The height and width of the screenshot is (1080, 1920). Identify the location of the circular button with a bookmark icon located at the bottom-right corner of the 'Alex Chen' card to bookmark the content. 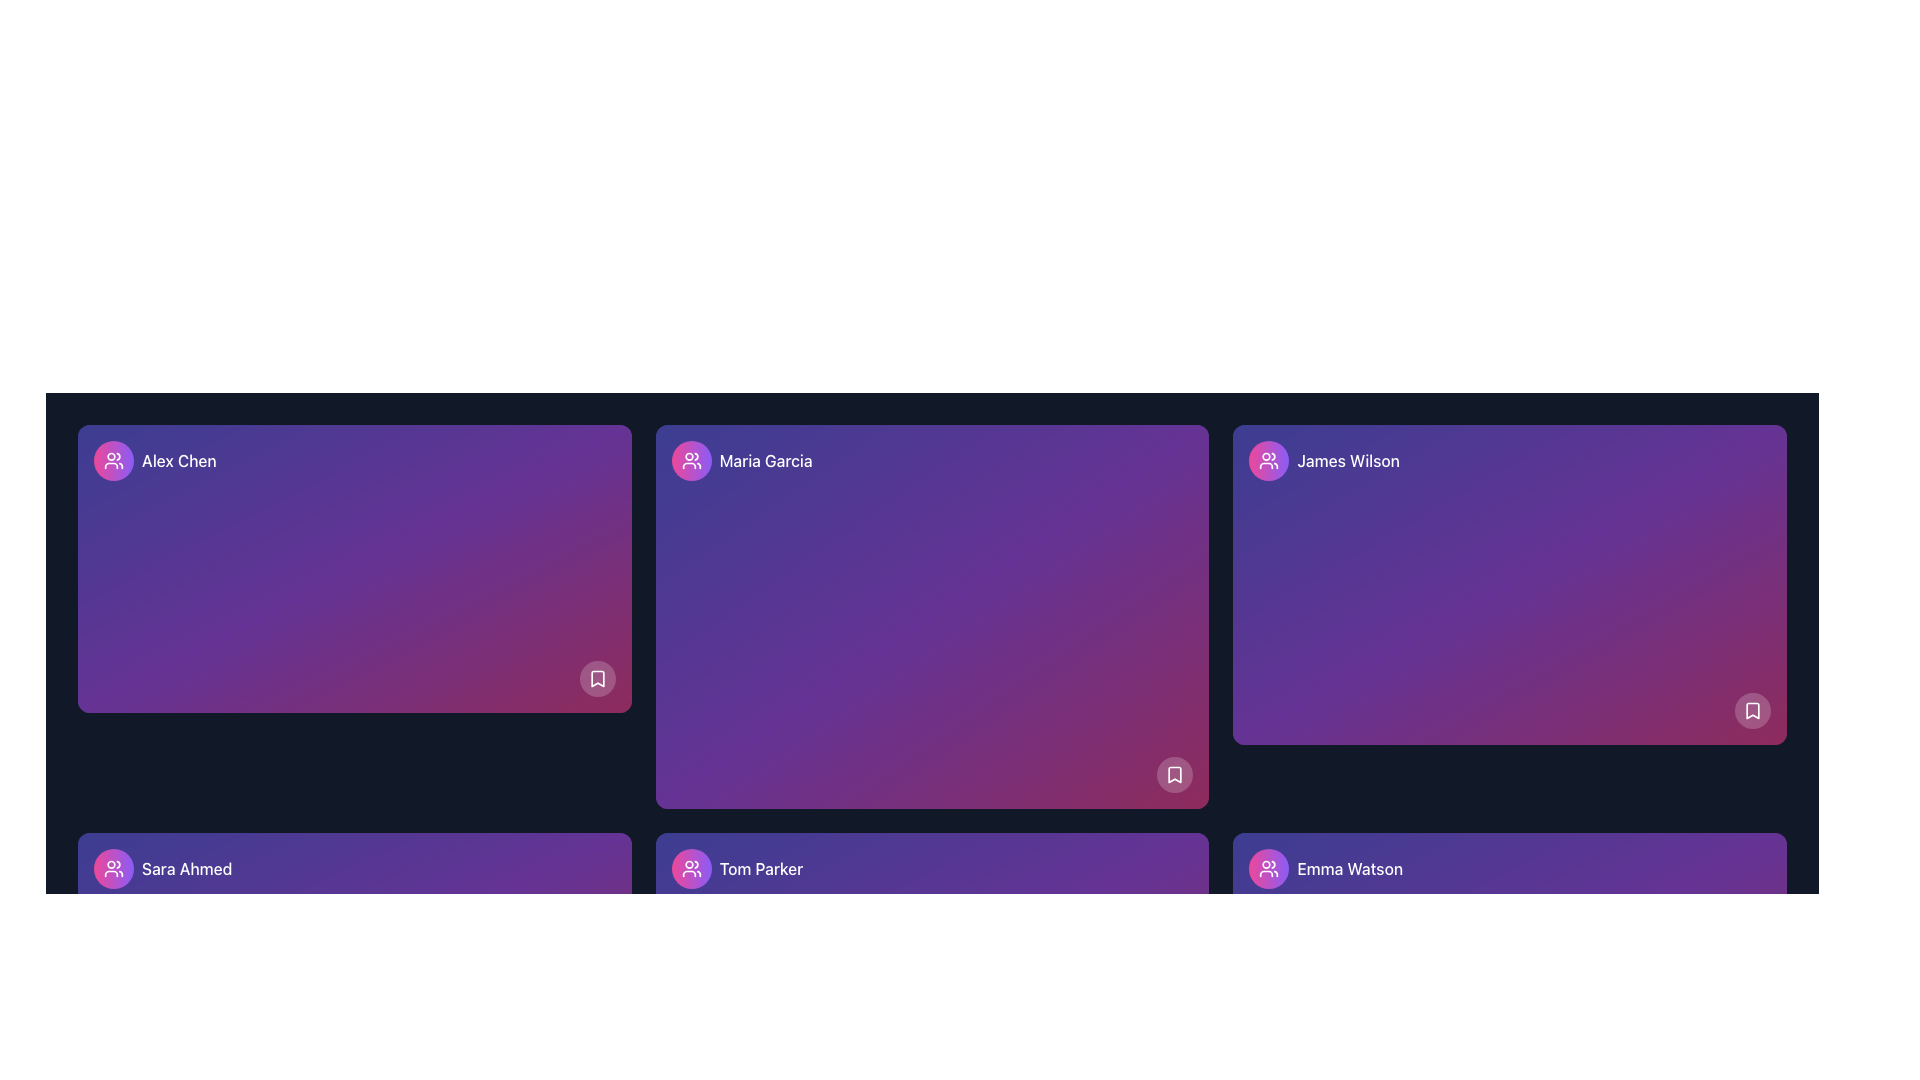
(596, 677).